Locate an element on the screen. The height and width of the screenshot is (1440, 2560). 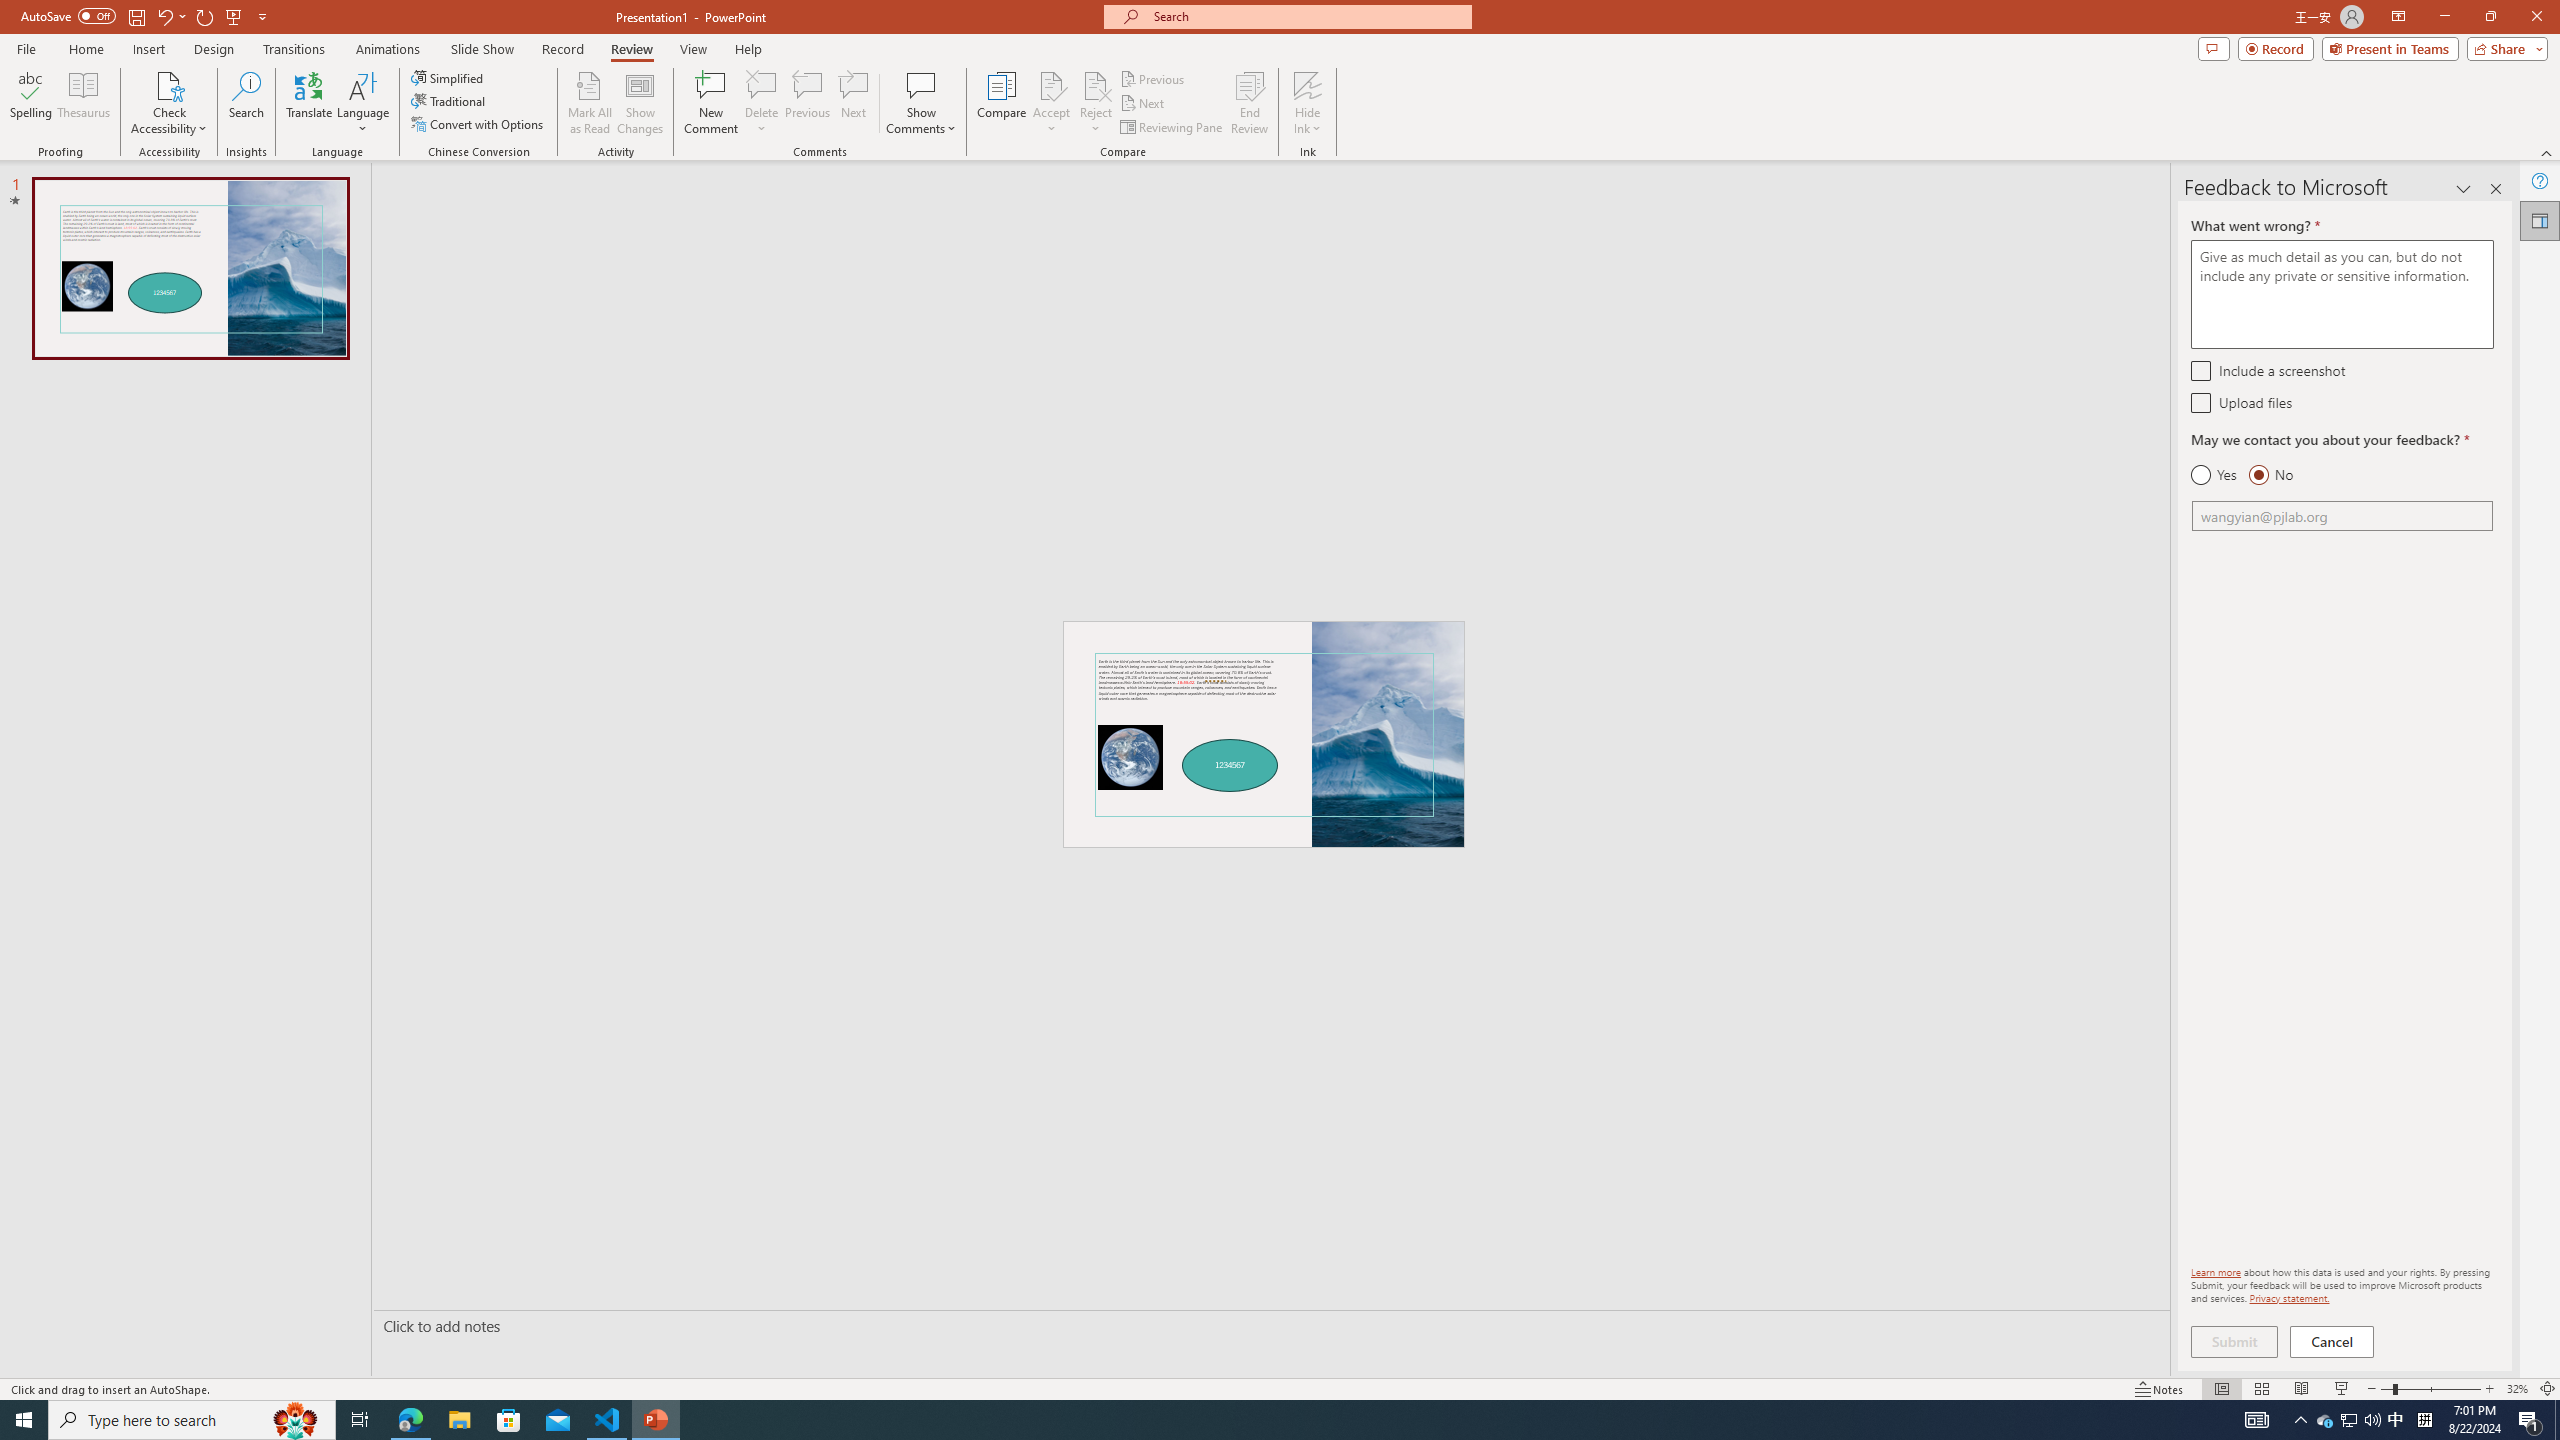
'Yes' is located at coordinates (2213, 474).